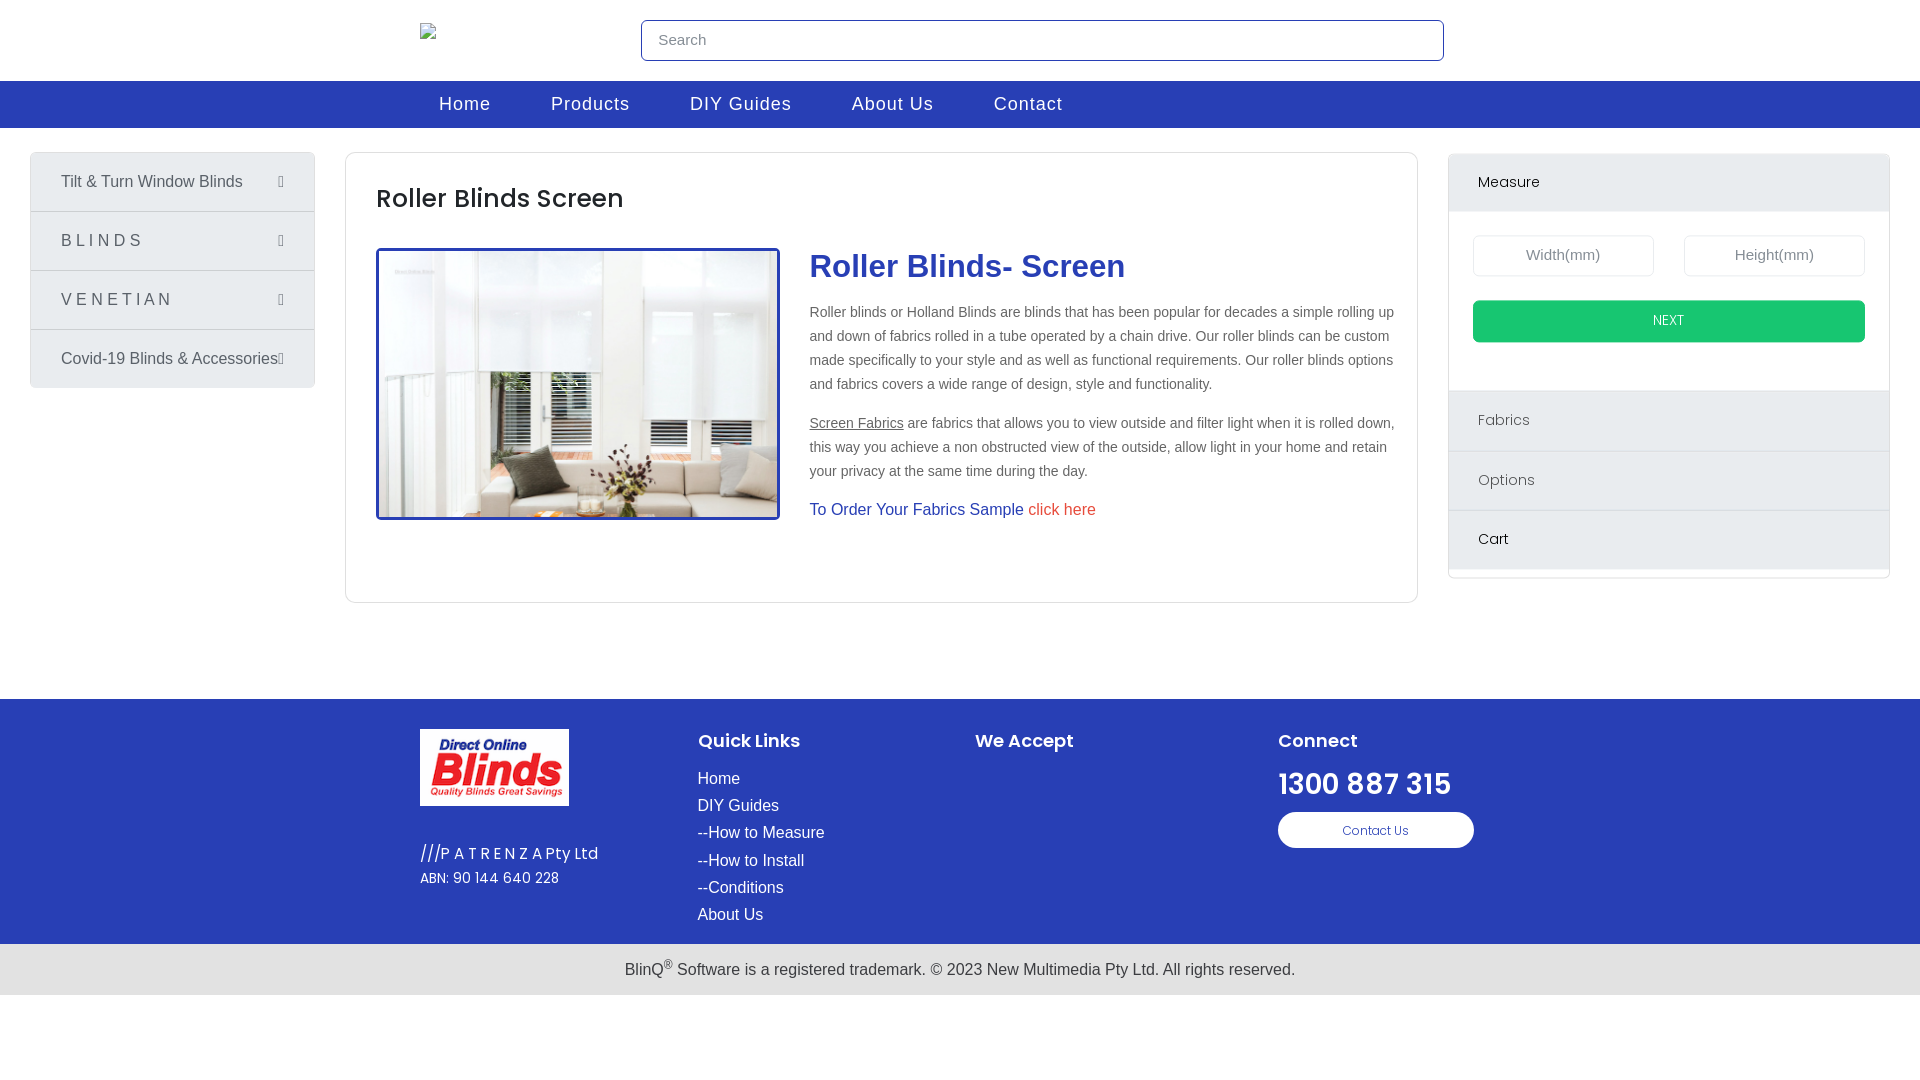  What do you see at coordinates (1668, 182) in the screenshot?
I see `'Measure'` at bounding box center [1668, 182].